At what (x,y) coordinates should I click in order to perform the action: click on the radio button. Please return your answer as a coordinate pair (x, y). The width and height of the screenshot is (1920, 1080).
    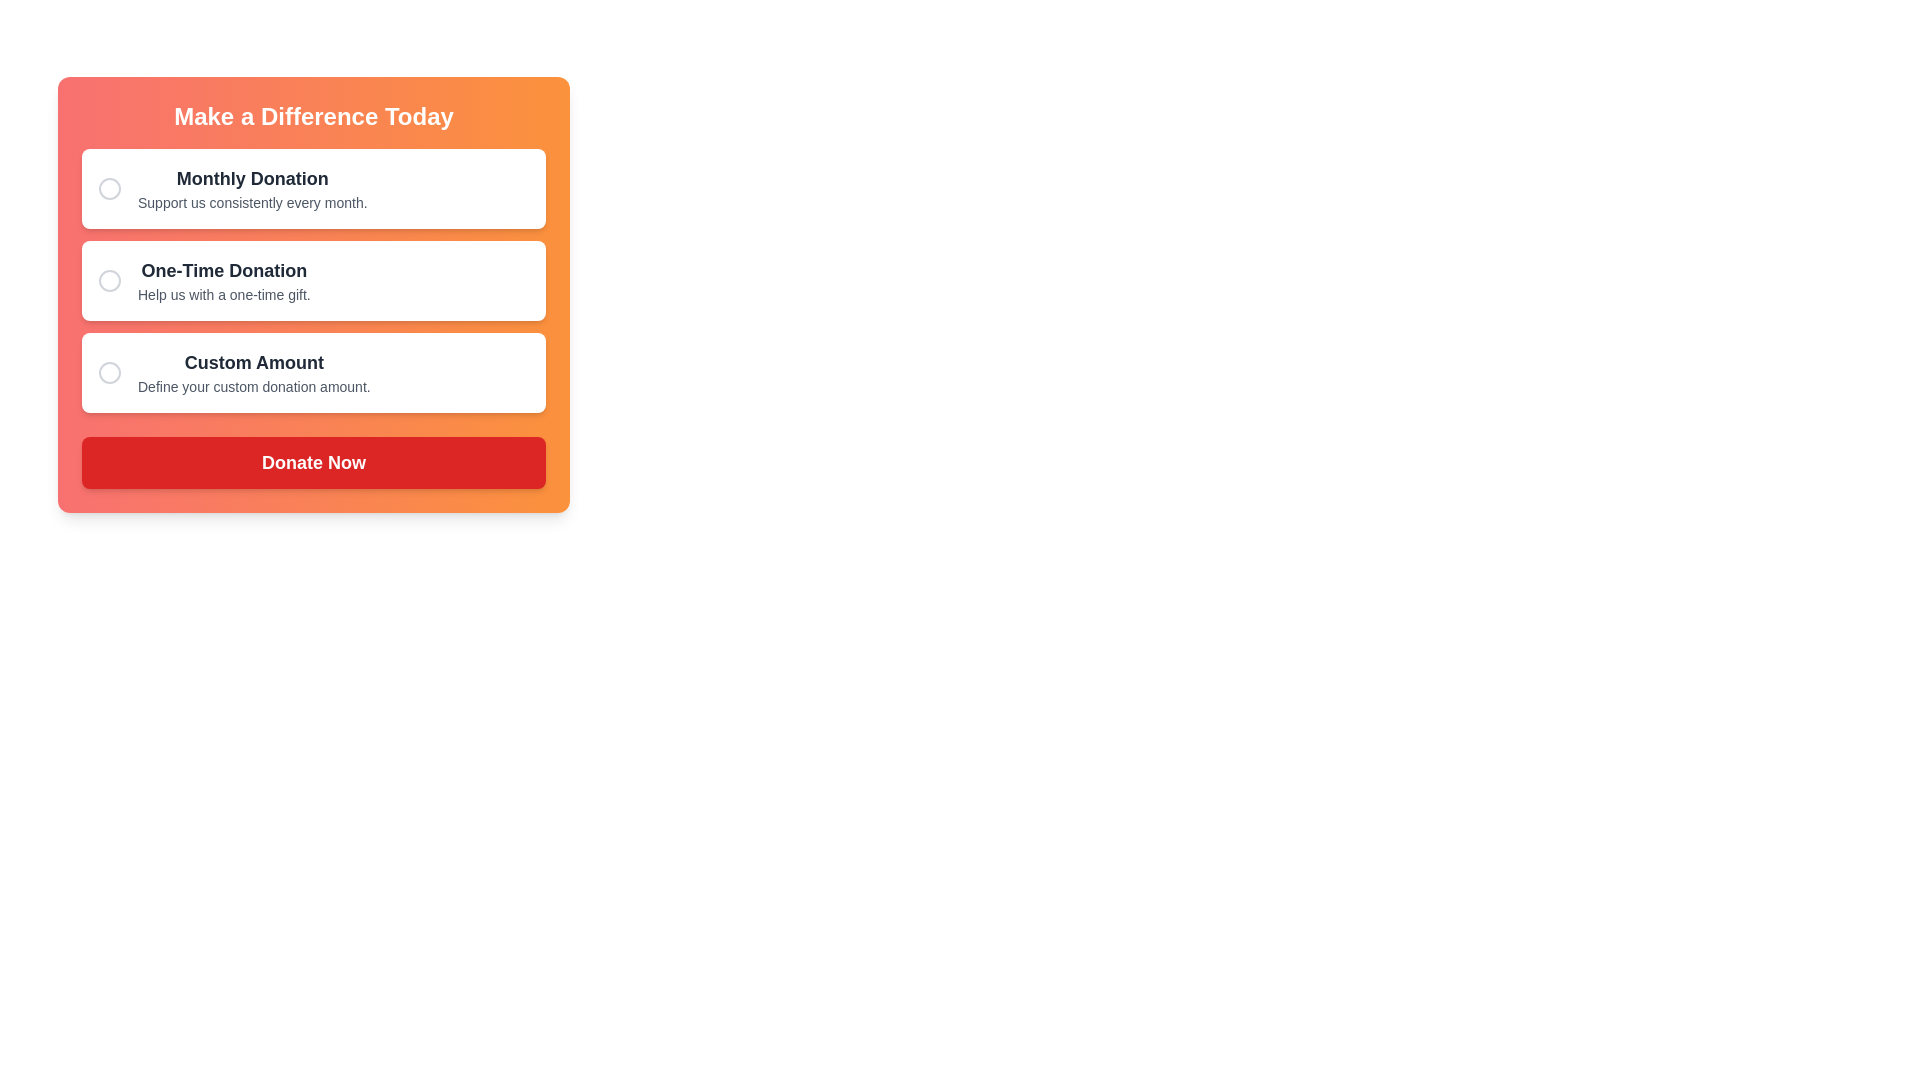
    Looking at the image, I should click on (109, 281).